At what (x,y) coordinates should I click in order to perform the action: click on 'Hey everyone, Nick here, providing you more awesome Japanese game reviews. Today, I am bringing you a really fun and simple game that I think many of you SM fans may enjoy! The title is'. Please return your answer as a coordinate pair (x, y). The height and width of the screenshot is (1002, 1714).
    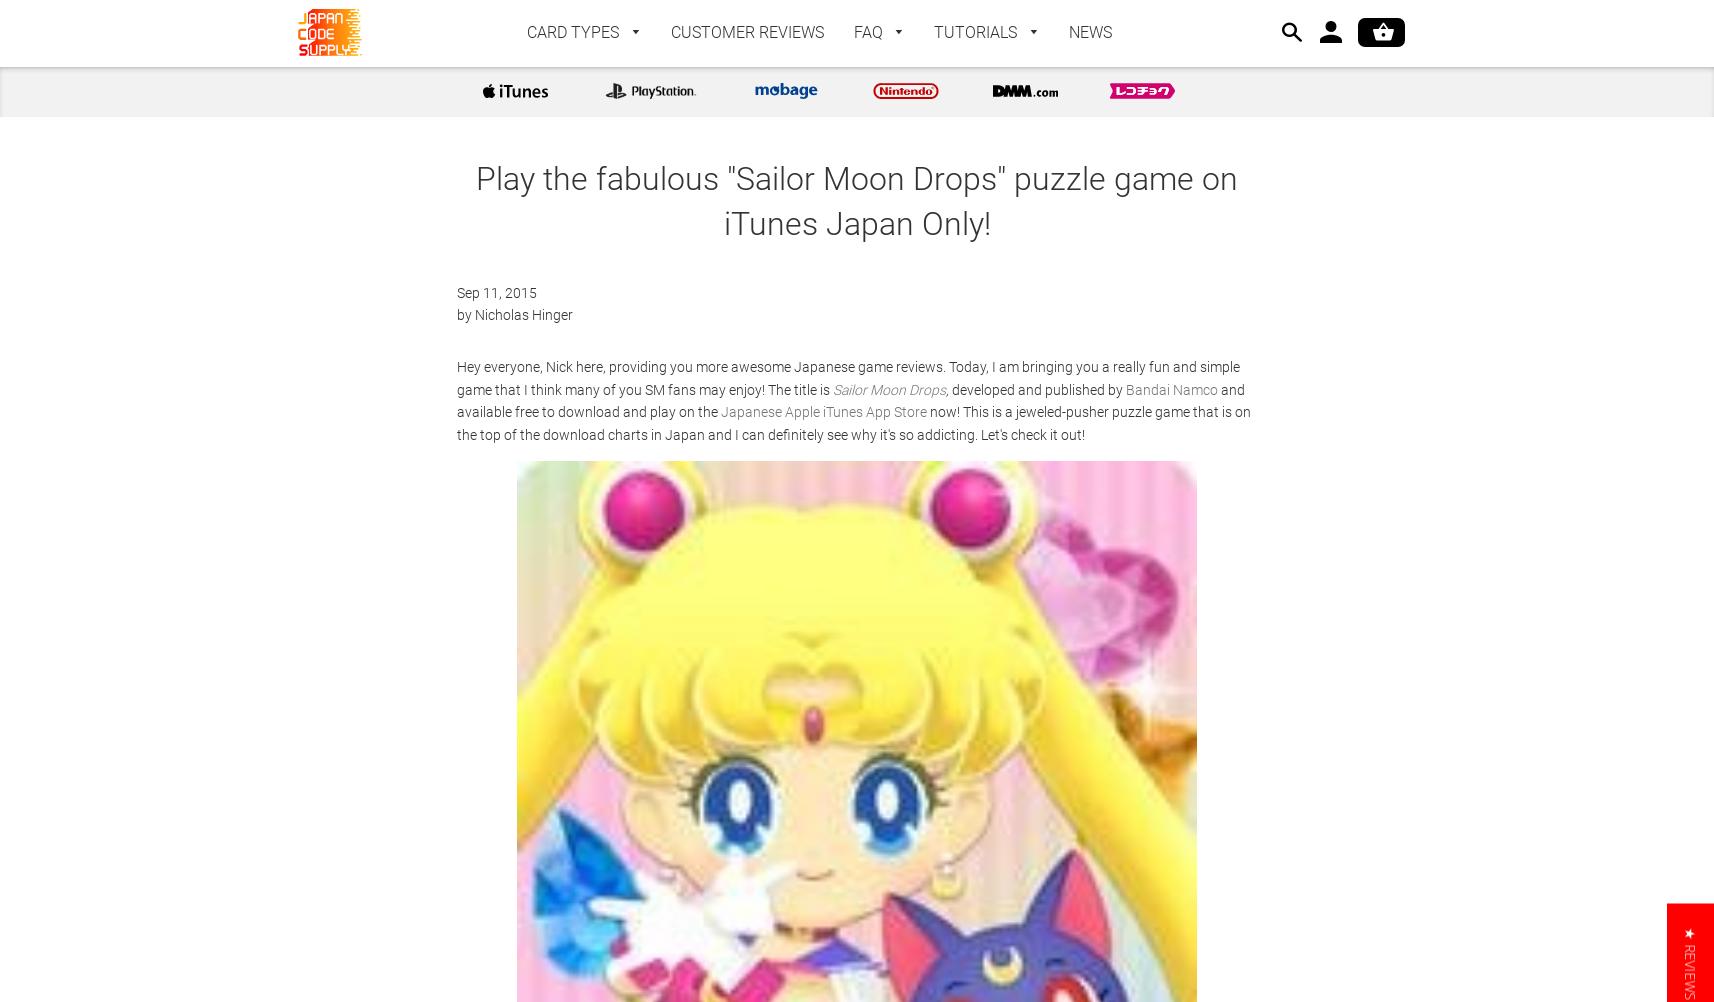
    Looking at the image, I should click on (848, 377).